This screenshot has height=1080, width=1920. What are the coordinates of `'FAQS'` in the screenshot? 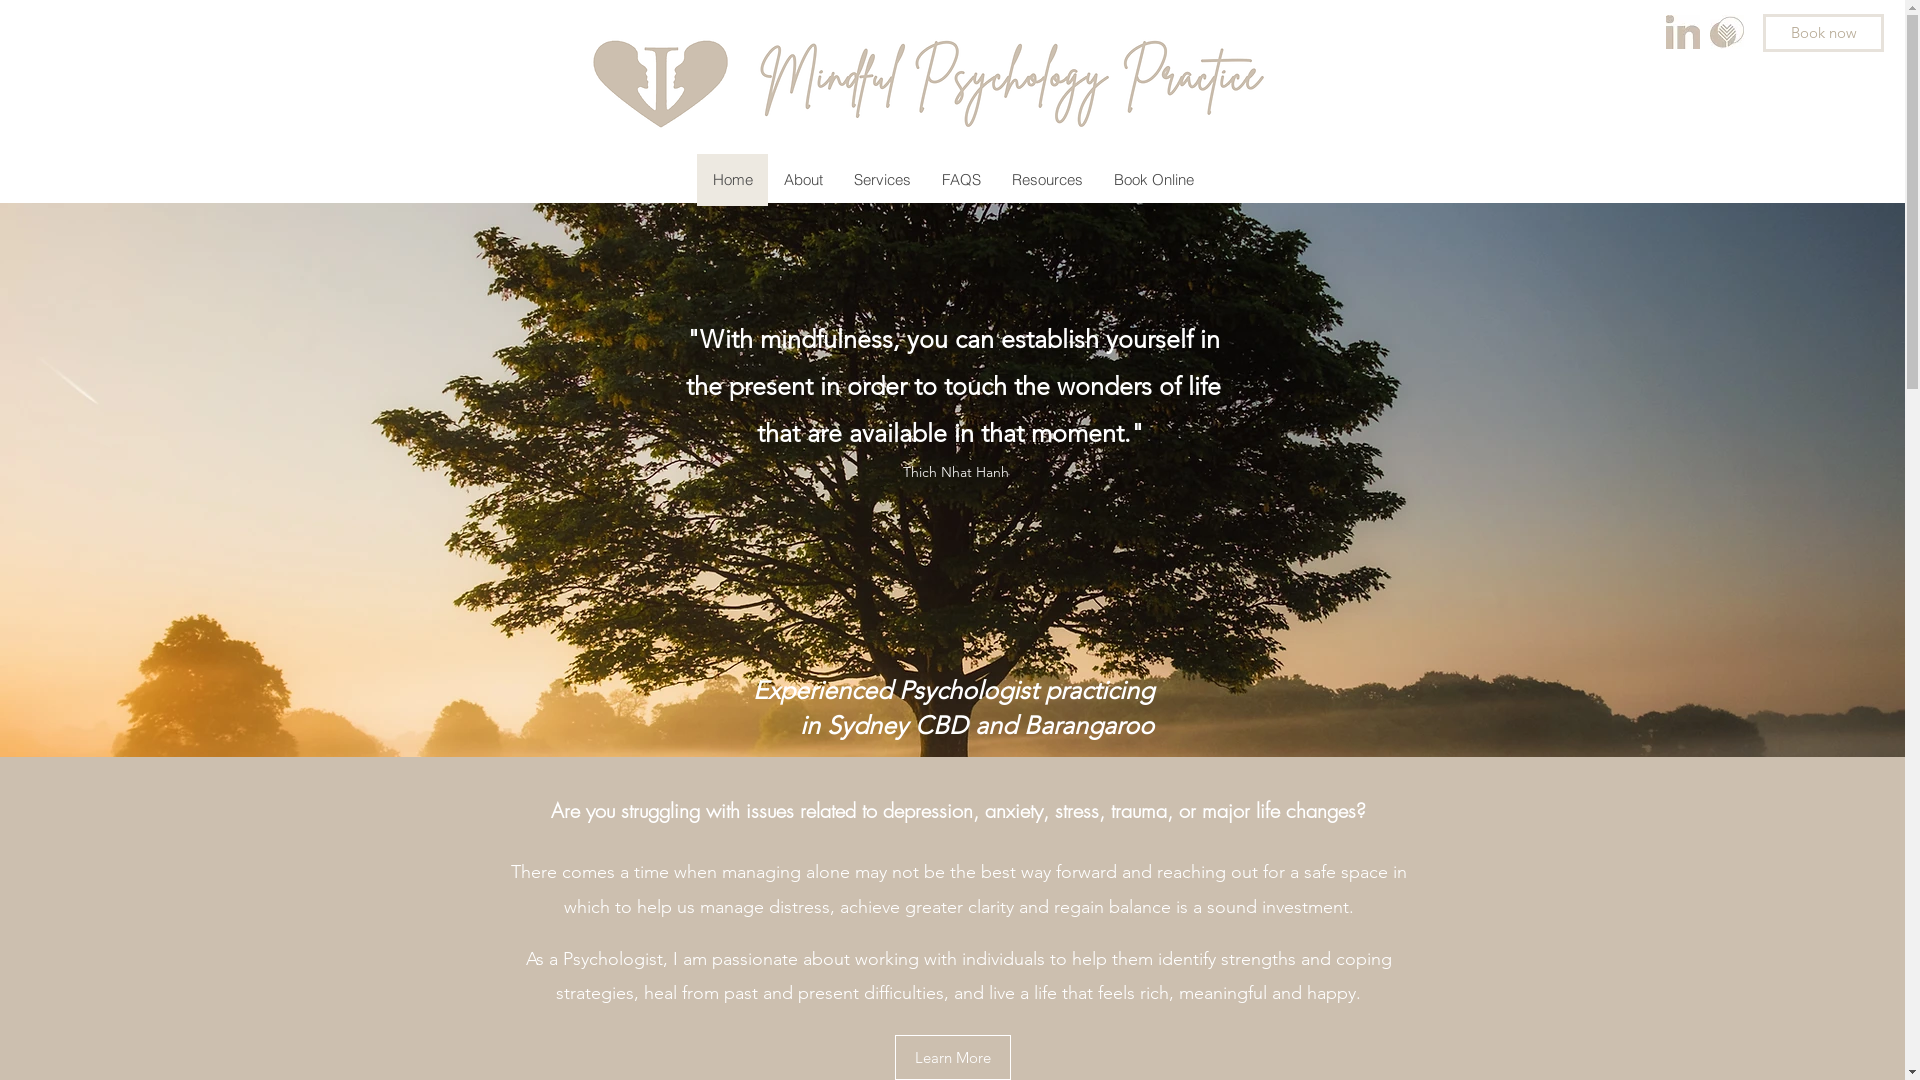 It's located at (960, 180).